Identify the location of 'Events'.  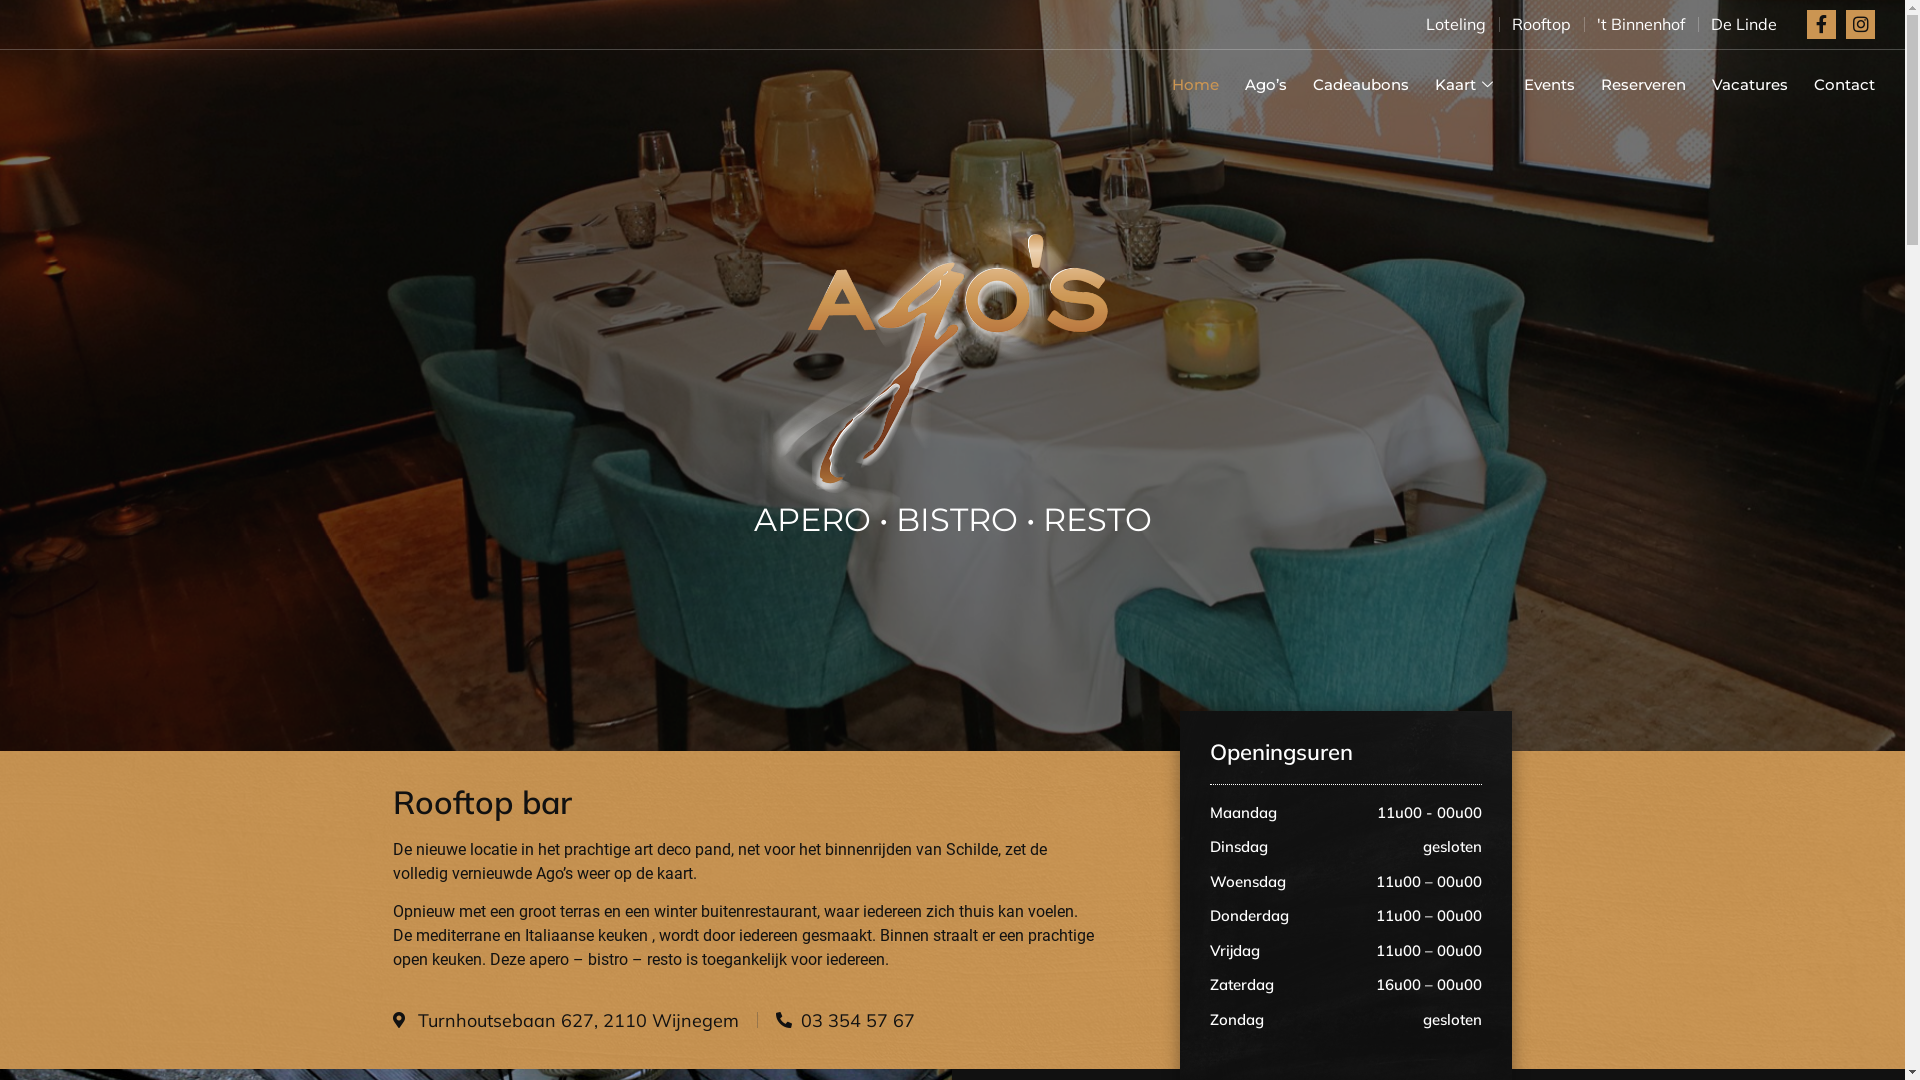
(1535, 83).